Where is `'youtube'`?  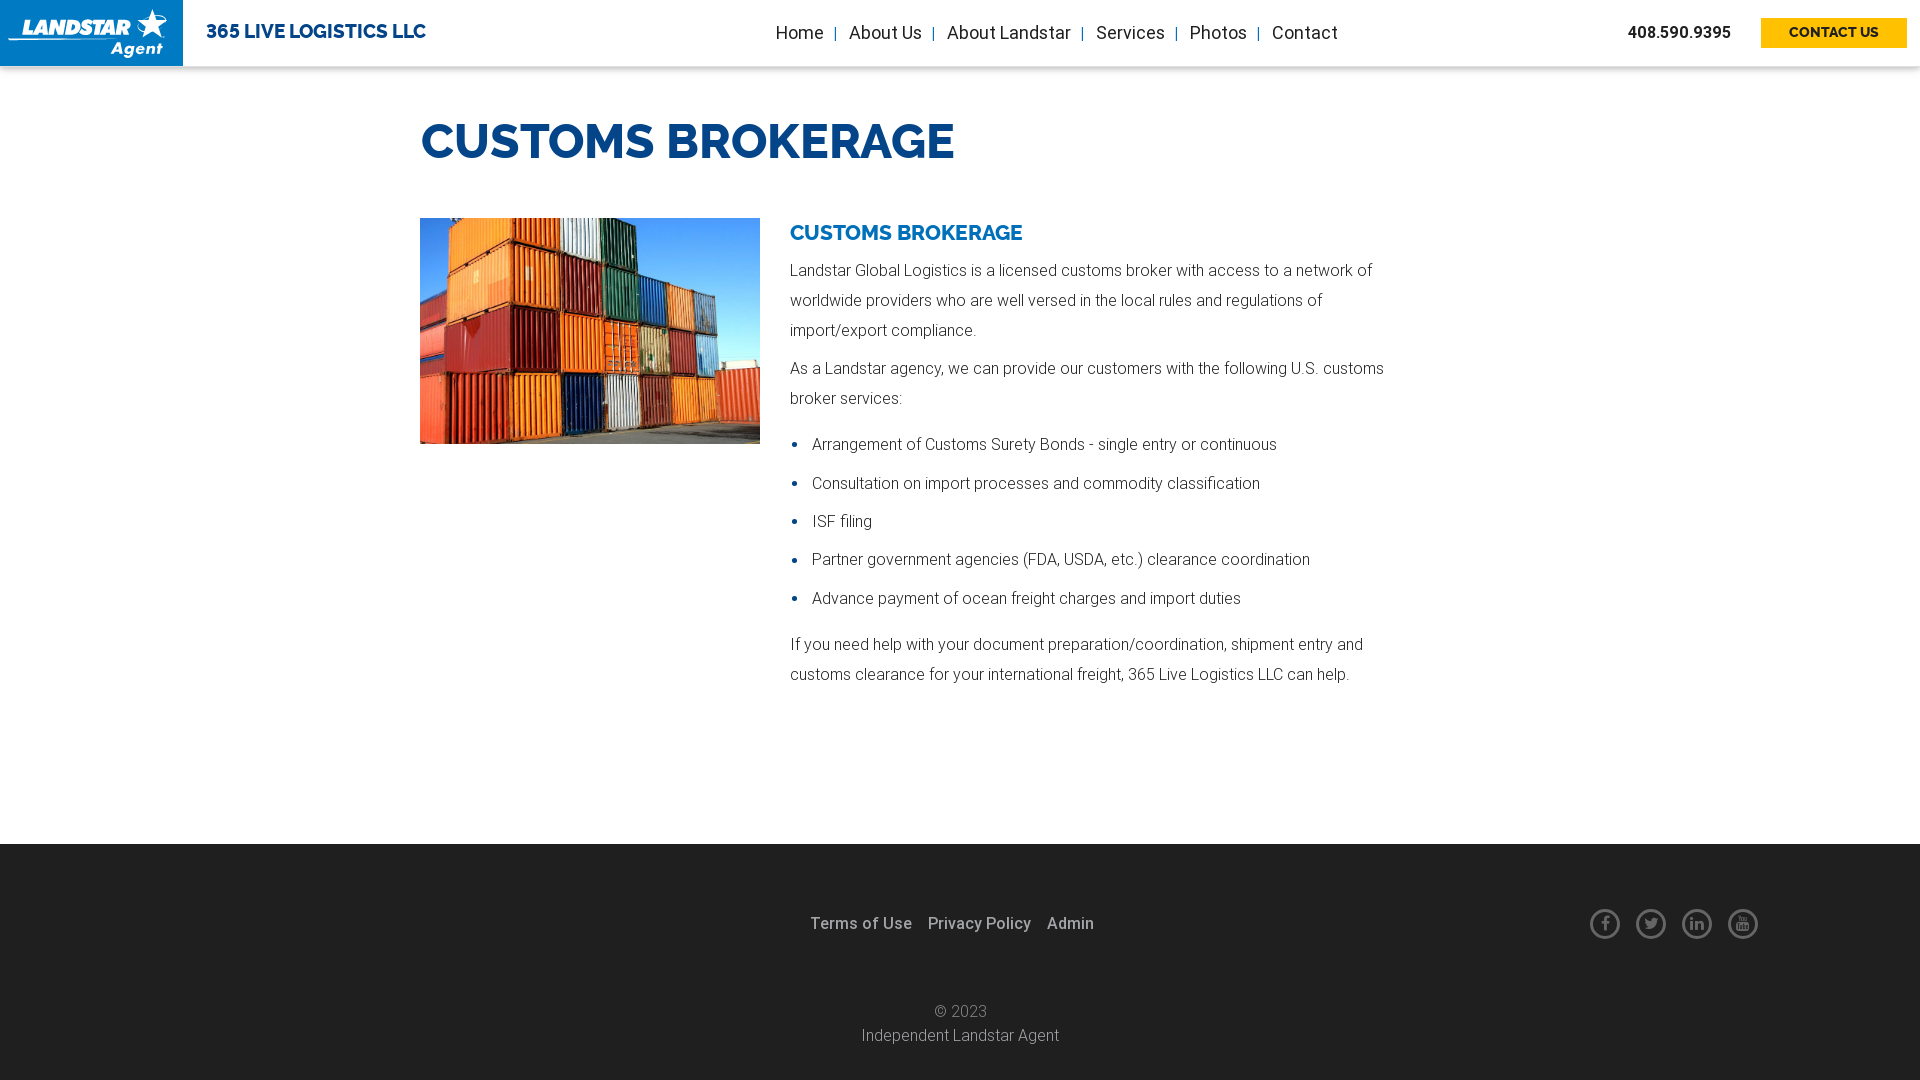
'youtube' is located at coordinates (1727, 924).